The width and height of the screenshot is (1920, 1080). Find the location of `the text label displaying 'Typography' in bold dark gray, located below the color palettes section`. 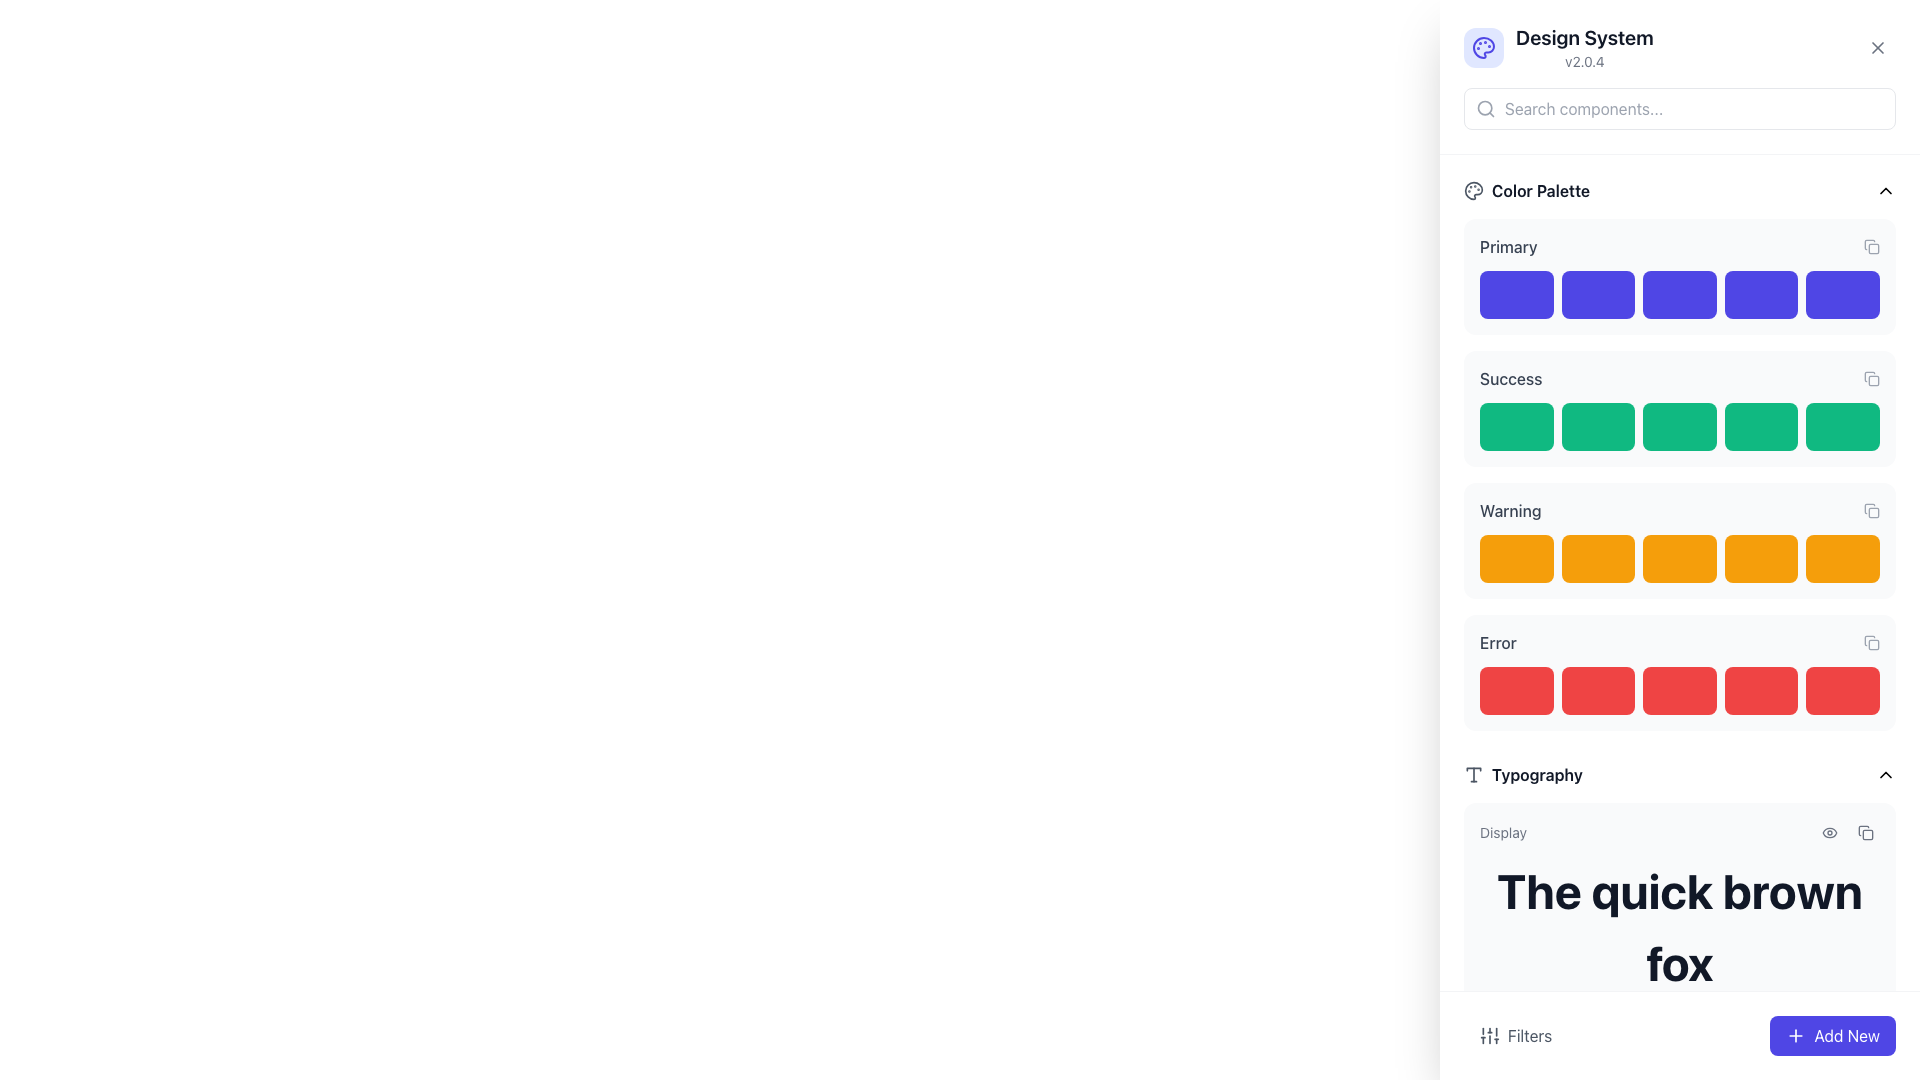

the text label displaying 'Typography' in bold dark gray, located below the color palettes section is located at coordinates (1536, 774).